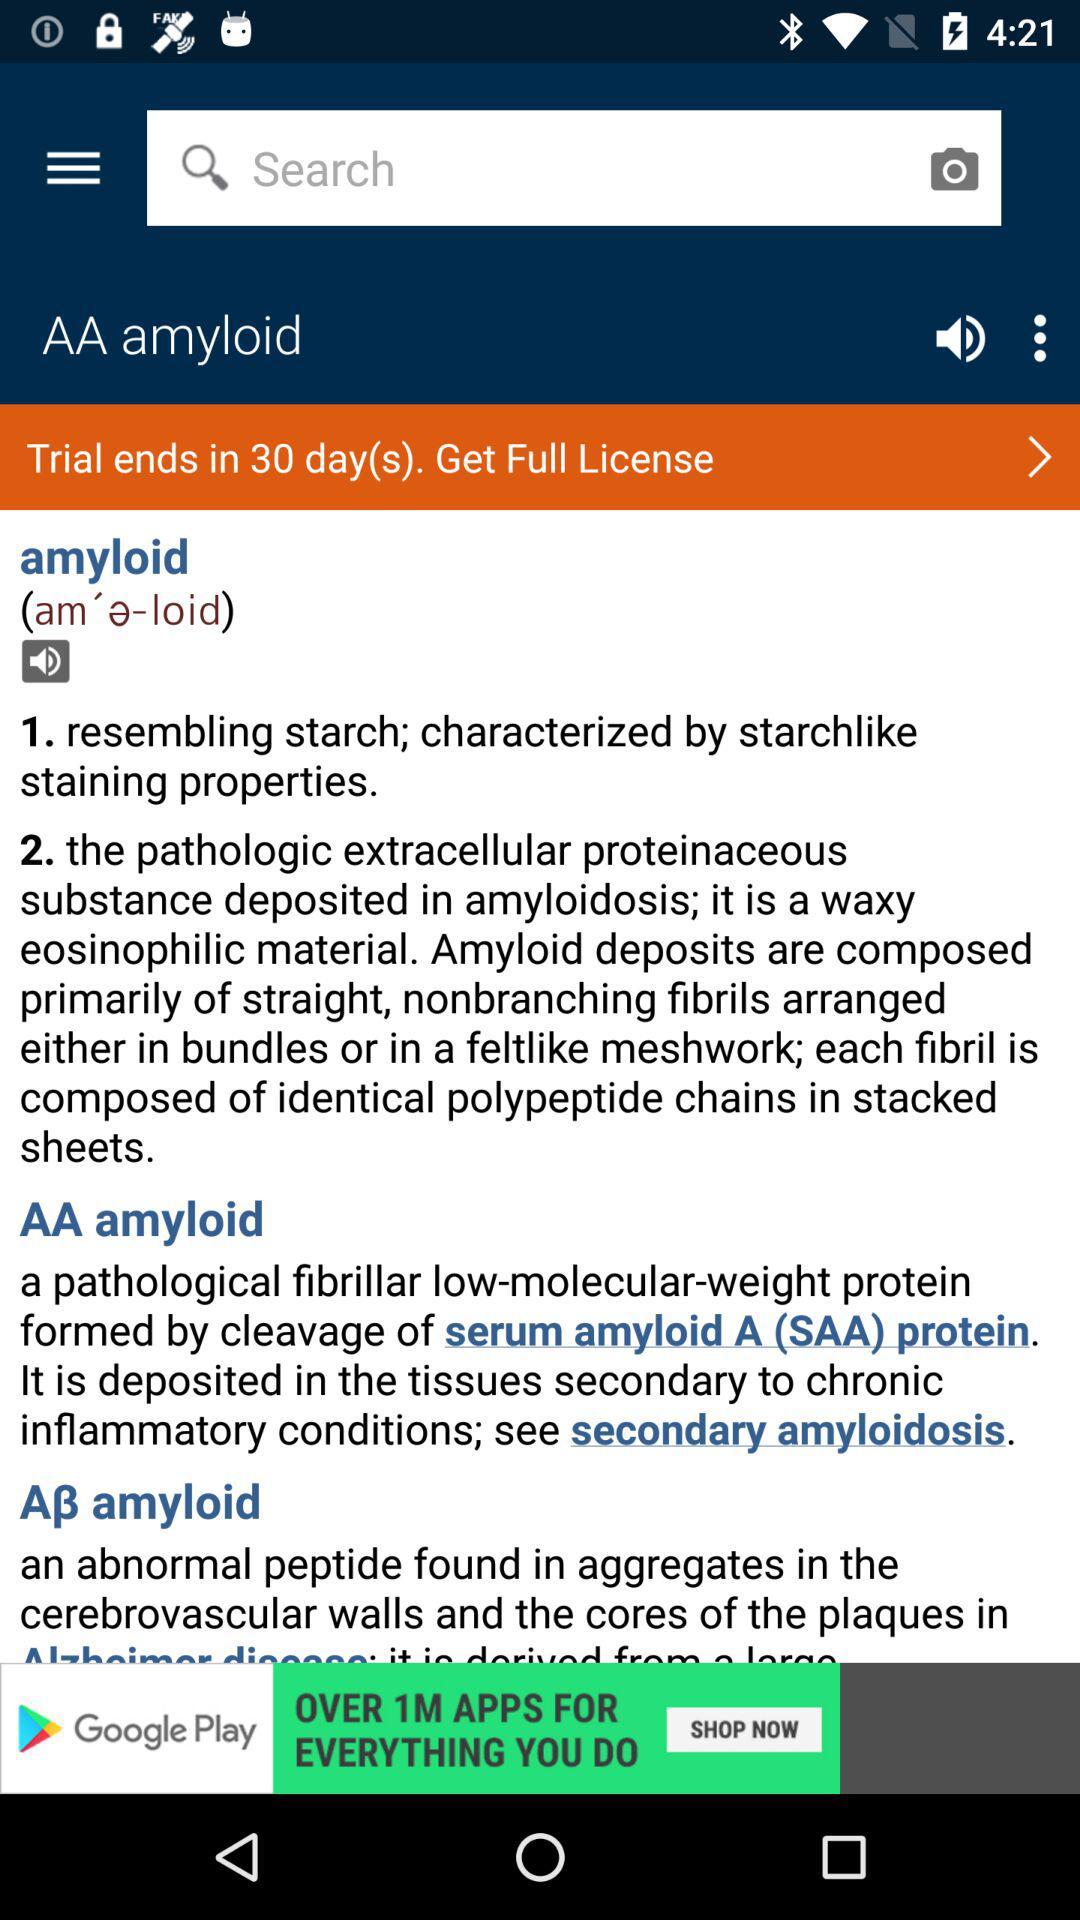 The image size is (1080, 1920). What do you see at coordinates (952, 168) in the screenshot?
I see `search box` at bounding box center [952, 168].